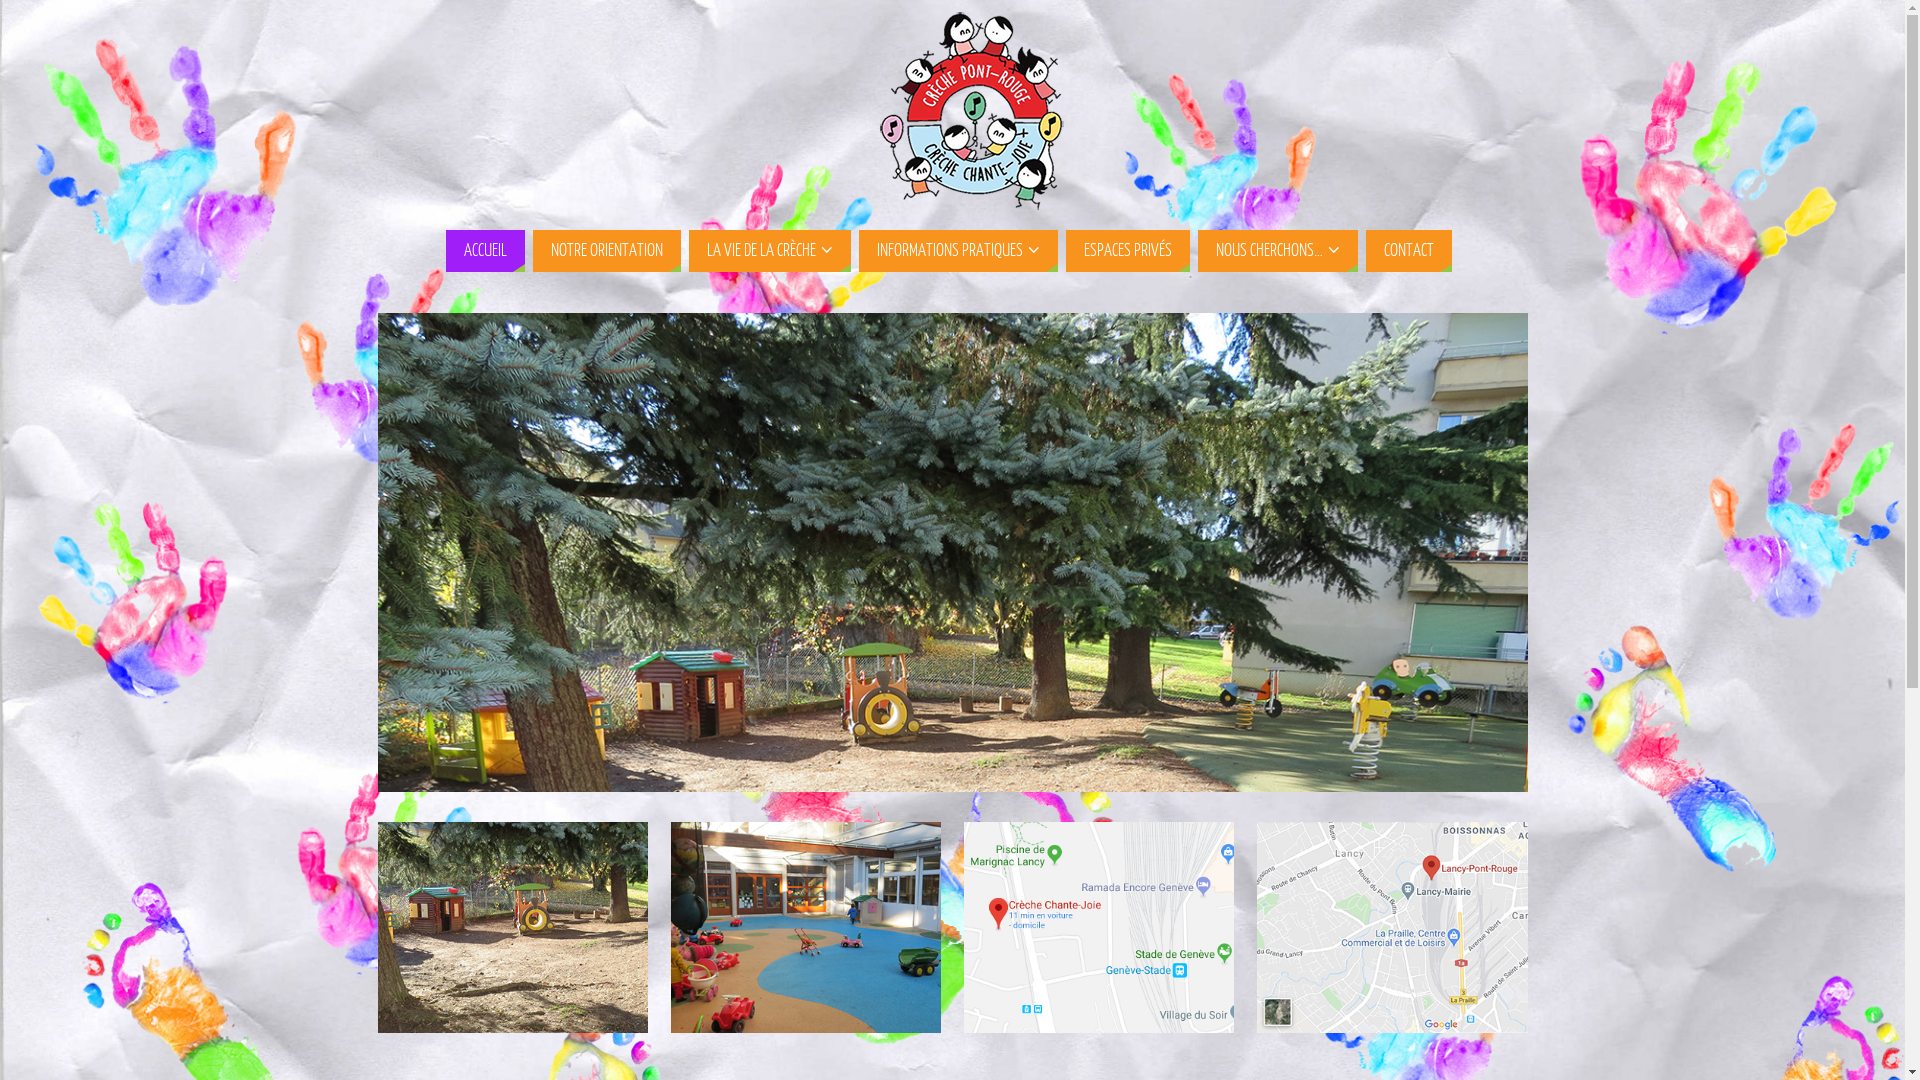 The width and height of the screenshot is (1920, 1080). I want to click on 'INFORMATIONS PRATIQUES', so click(858, 249).